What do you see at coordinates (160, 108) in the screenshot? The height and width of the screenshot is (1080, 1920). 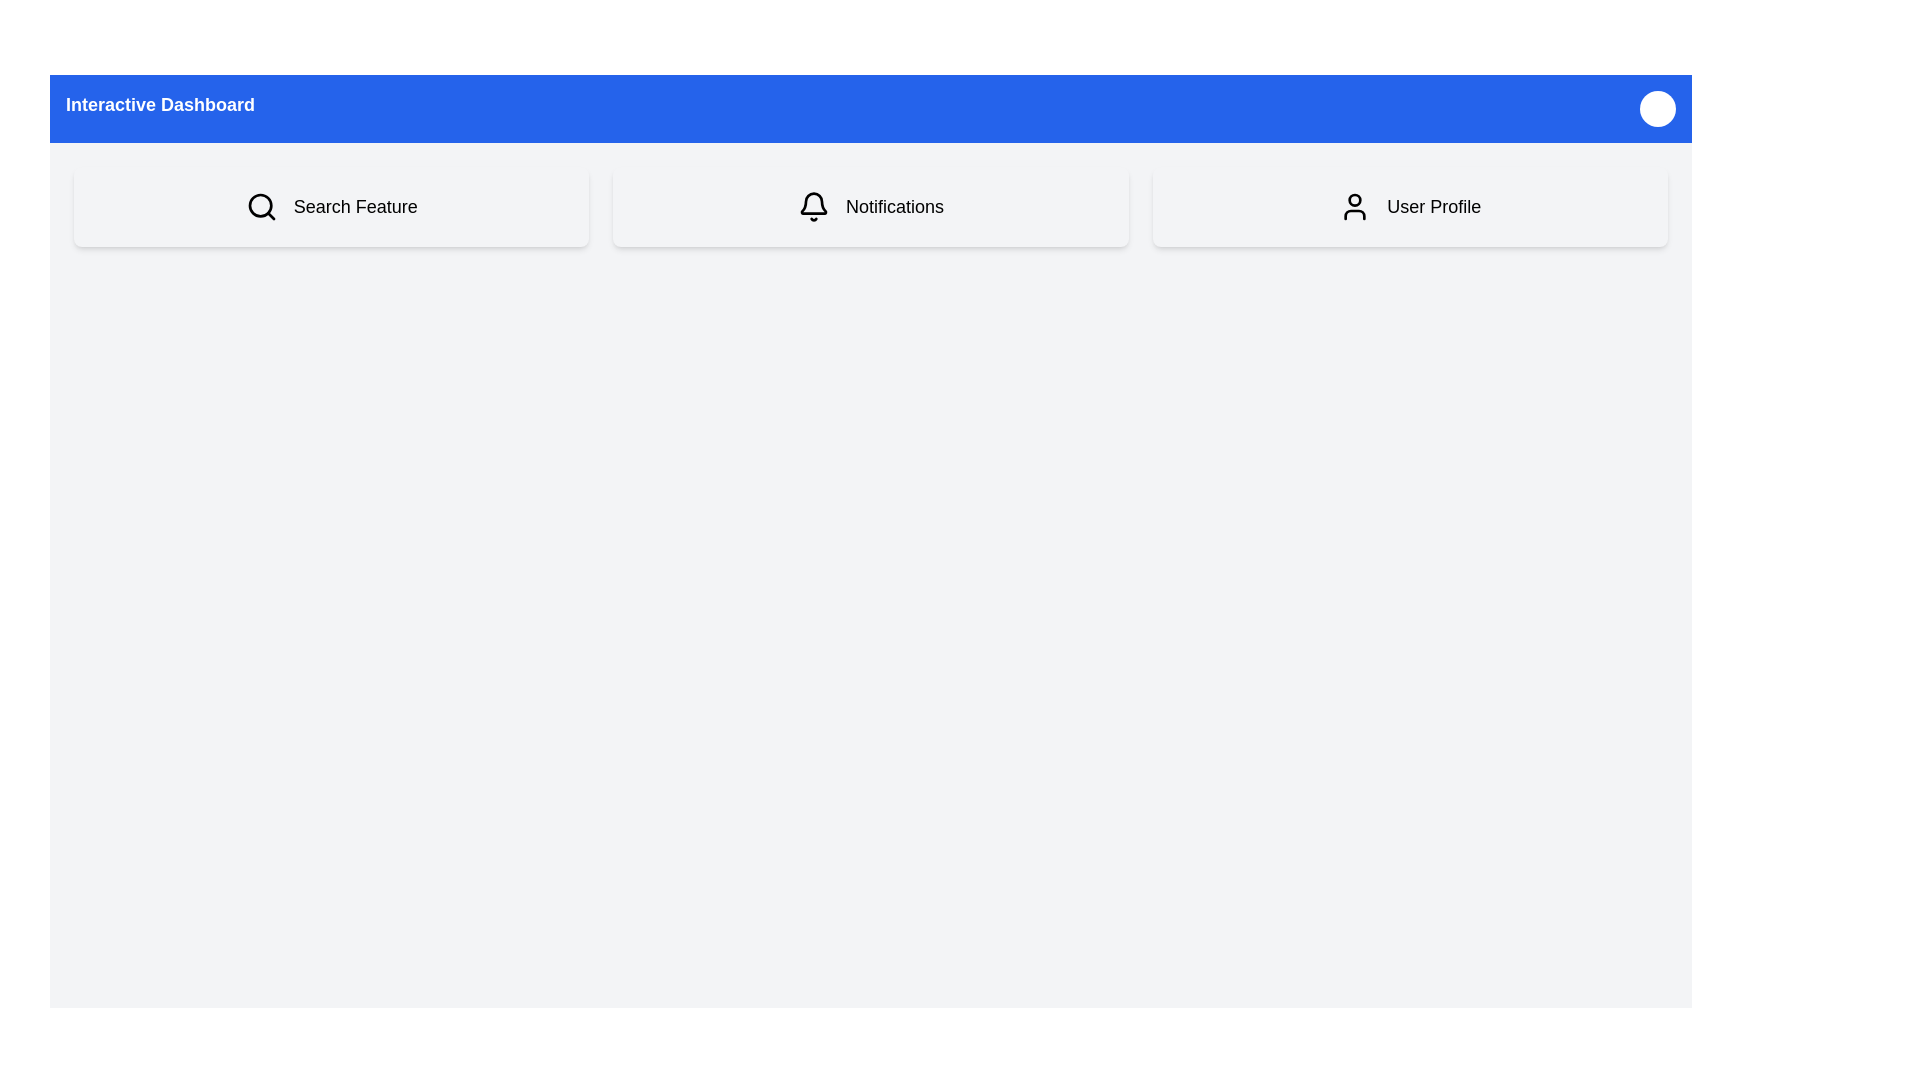 I see `the bold and large text label 'Interactive Dashboard' located on the left side of a blue navigation bar` at bounding box center [160, 108].